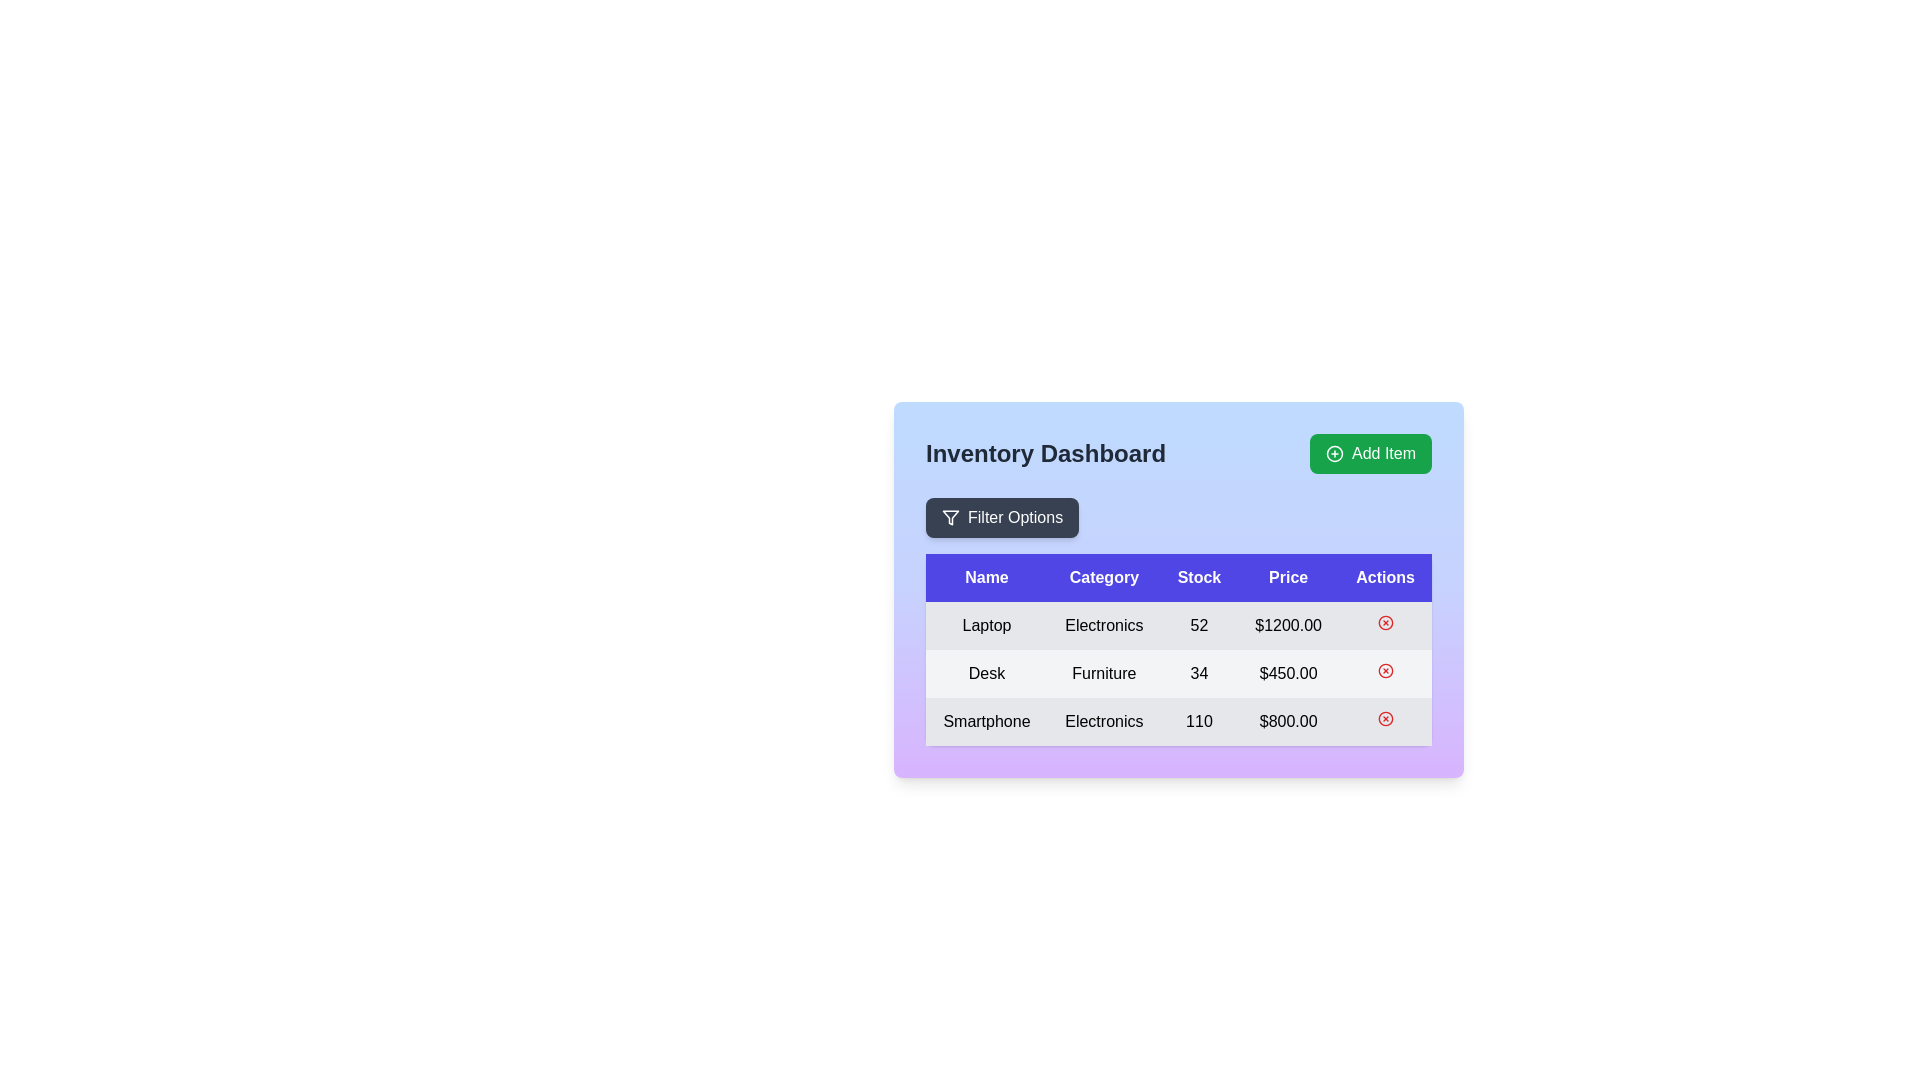 The image size is (1920, 1080). What do you see at coordinates (1103, 674) in the screenshot?
I see `text label that indicates the category of the product 'Desk', which is 'Furniture', located in the second column of the second row in a grid-like table` at bounding box center [1103, 674].